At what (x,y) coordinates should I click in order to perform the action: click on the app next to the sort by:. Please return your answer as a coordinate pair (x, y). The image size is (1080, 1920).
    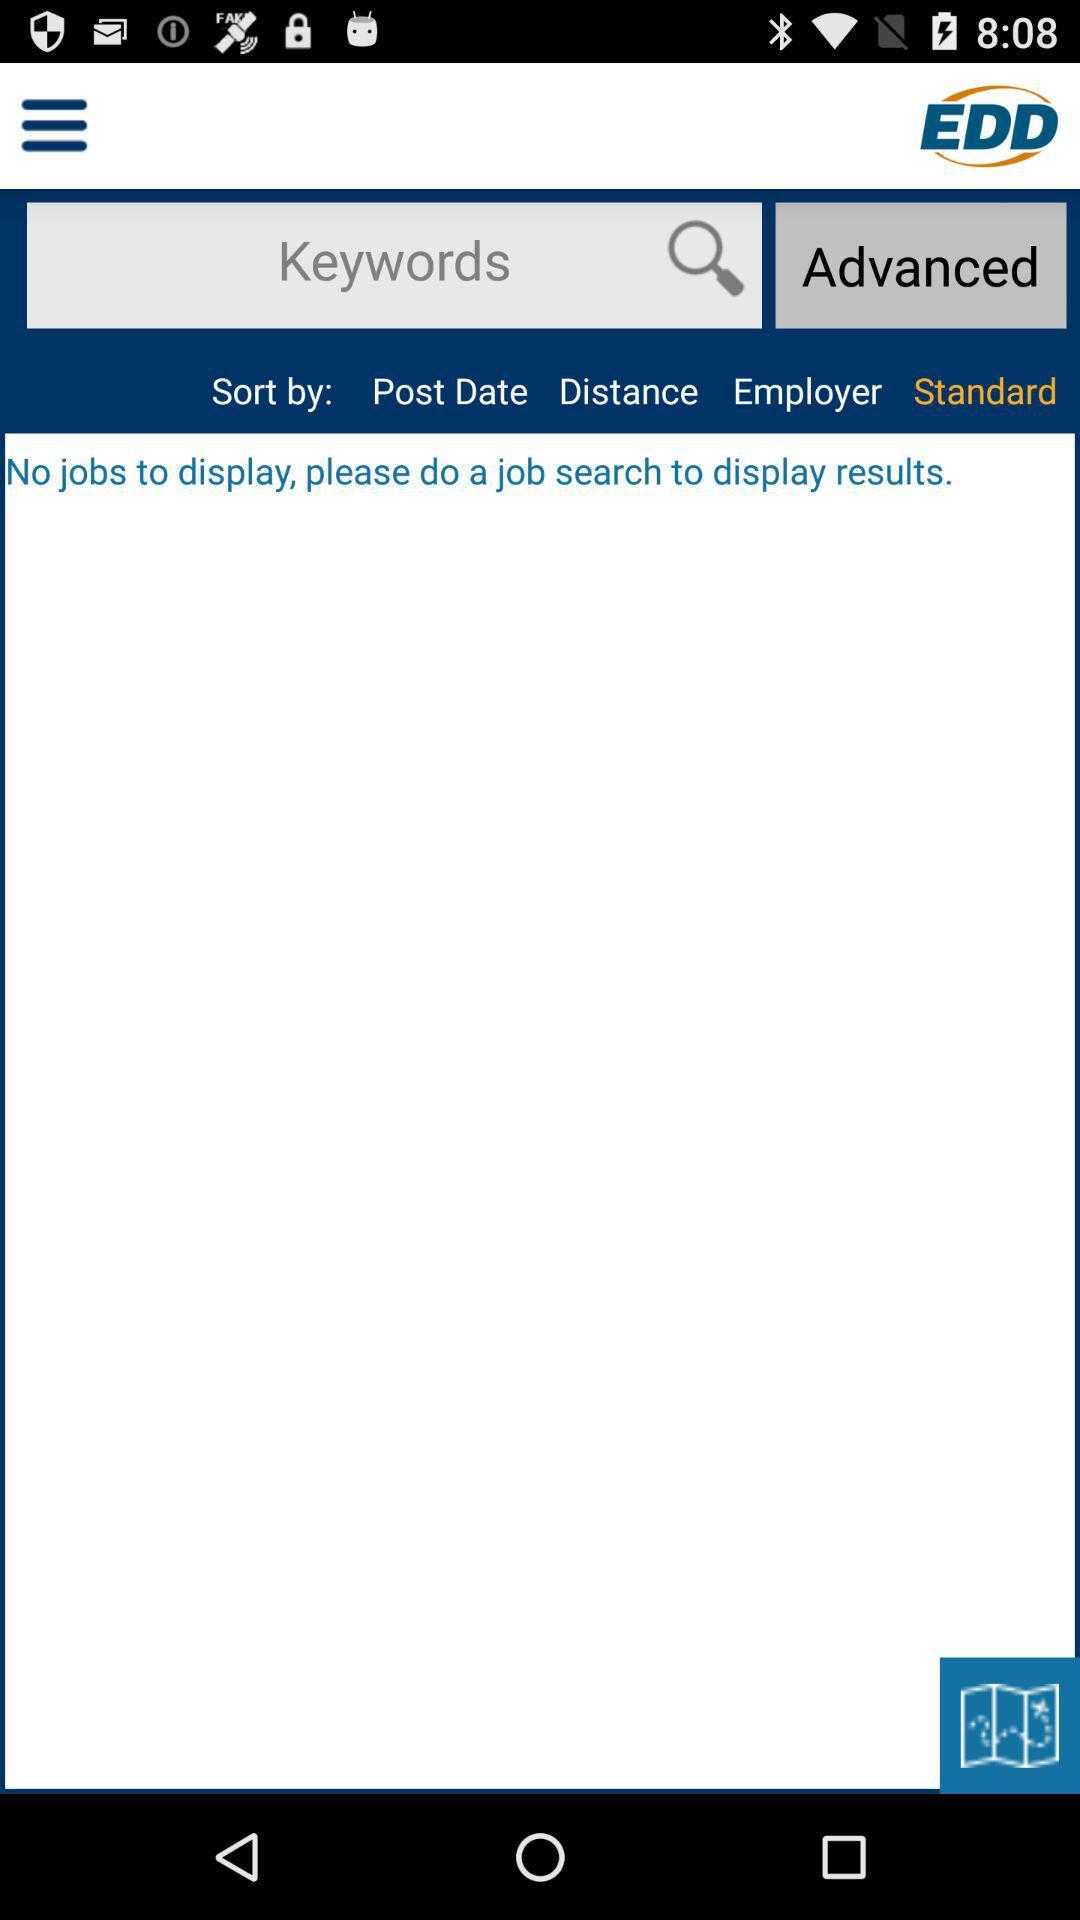
    Looking at the image, I should click on (450, 390).